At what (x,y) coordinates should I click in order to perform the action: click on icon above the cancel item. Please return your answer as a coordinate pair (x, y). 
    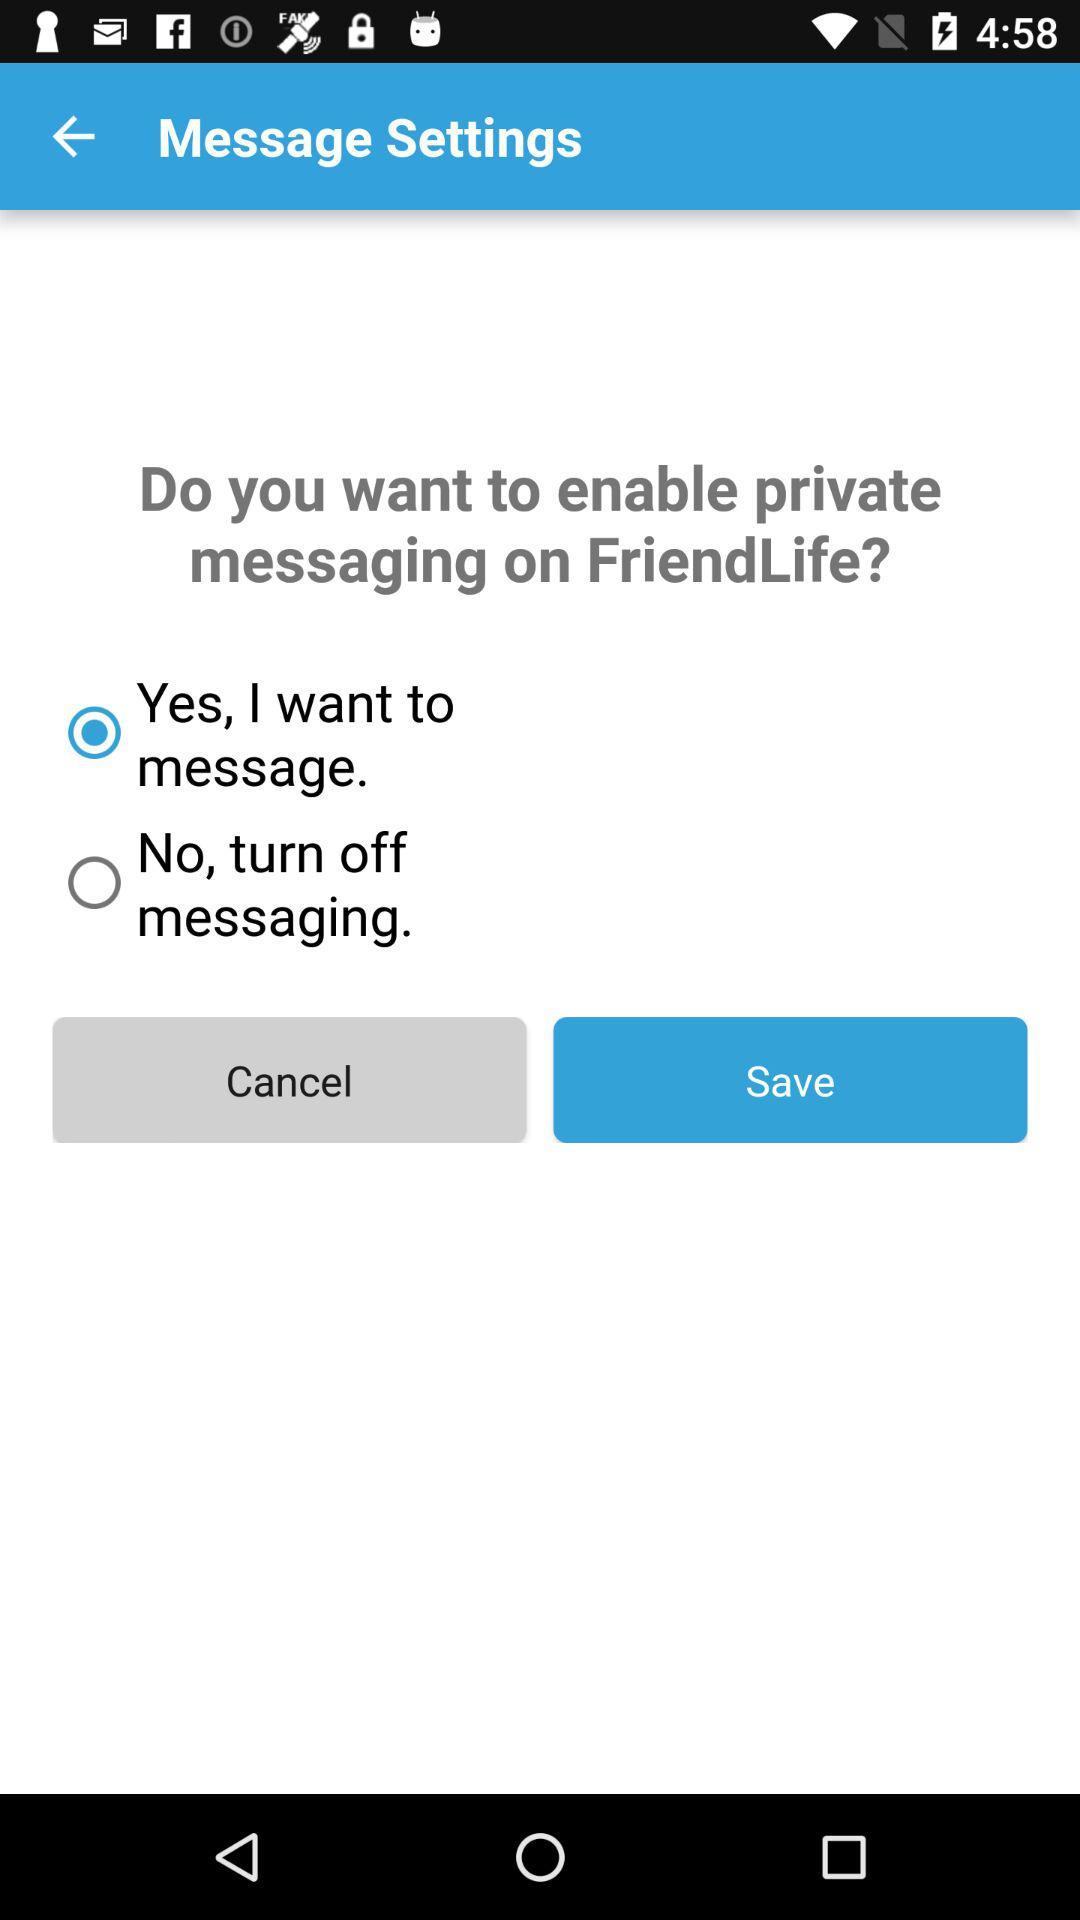
    Looking at the image, I should click on (367, 881).